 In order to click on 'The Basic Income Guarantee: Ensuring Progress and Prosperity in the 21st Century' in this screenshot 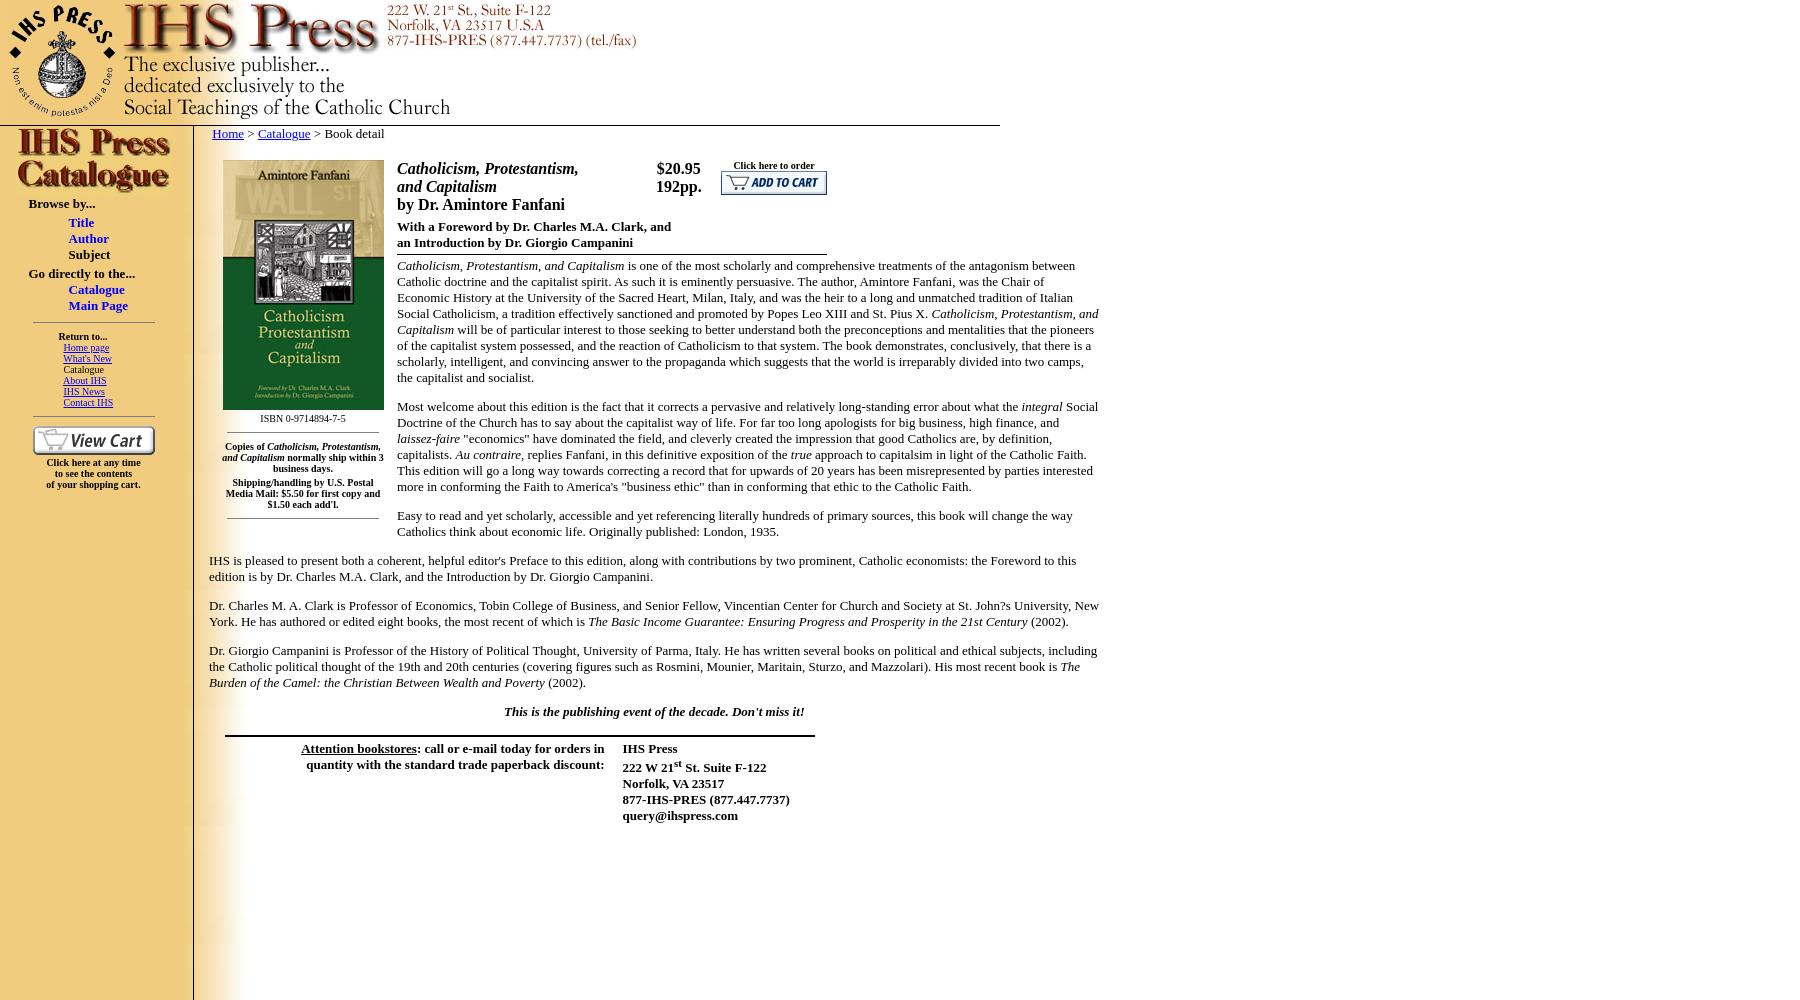, I will do `click(807, 620)`.